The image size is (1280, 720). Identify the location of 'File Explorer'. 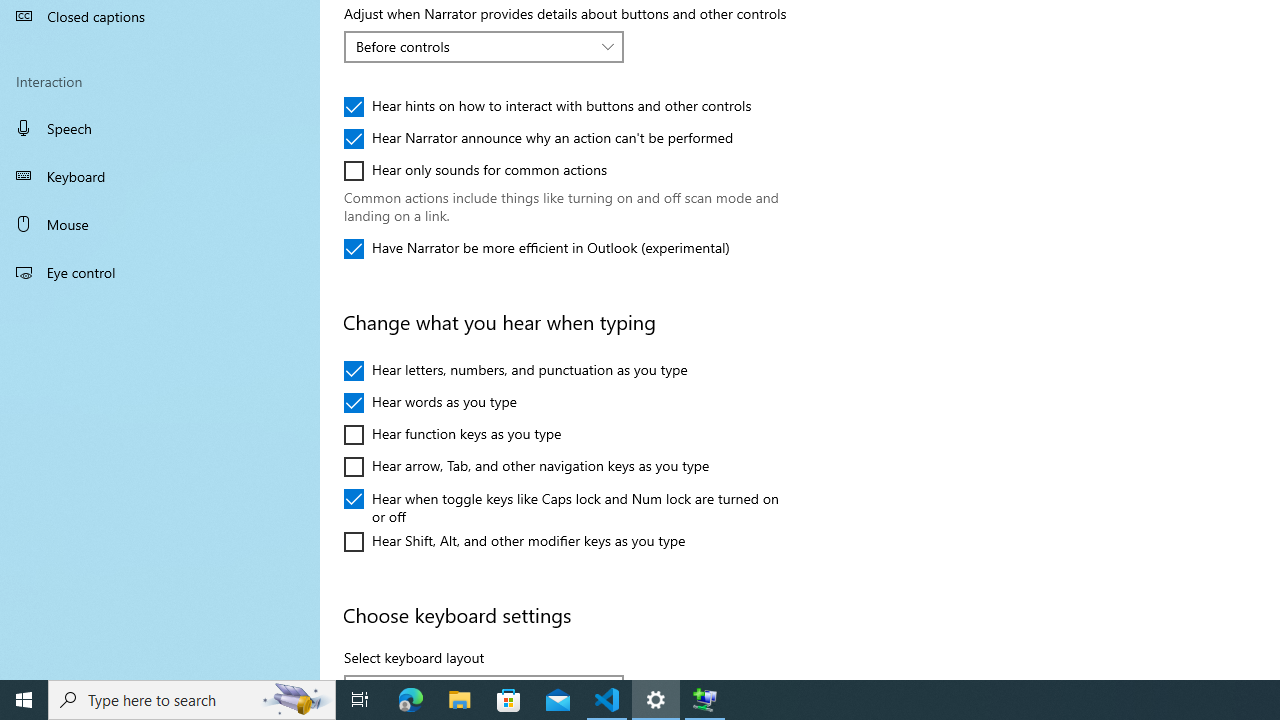
(459, 698).